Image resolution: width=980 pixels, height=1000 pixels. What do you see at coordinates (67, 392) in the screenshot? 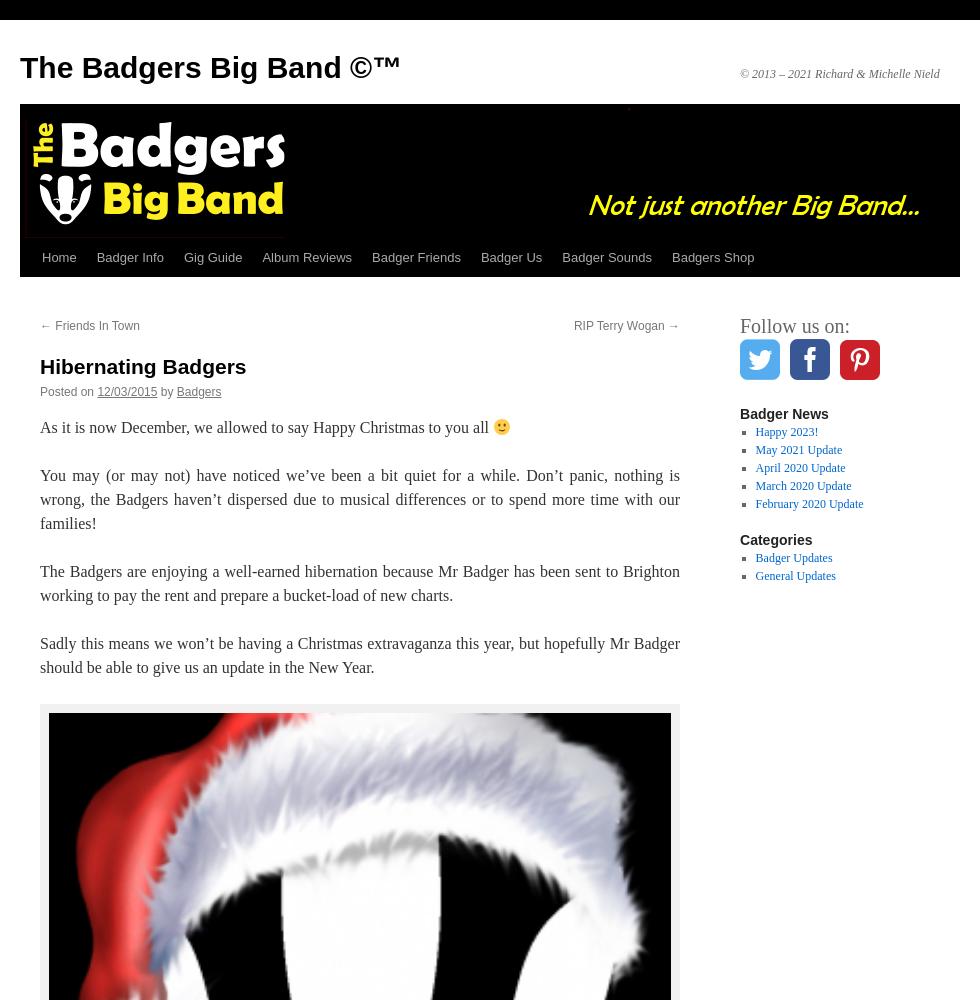
I see `'Posted on'` at bounding box center [67, 392].